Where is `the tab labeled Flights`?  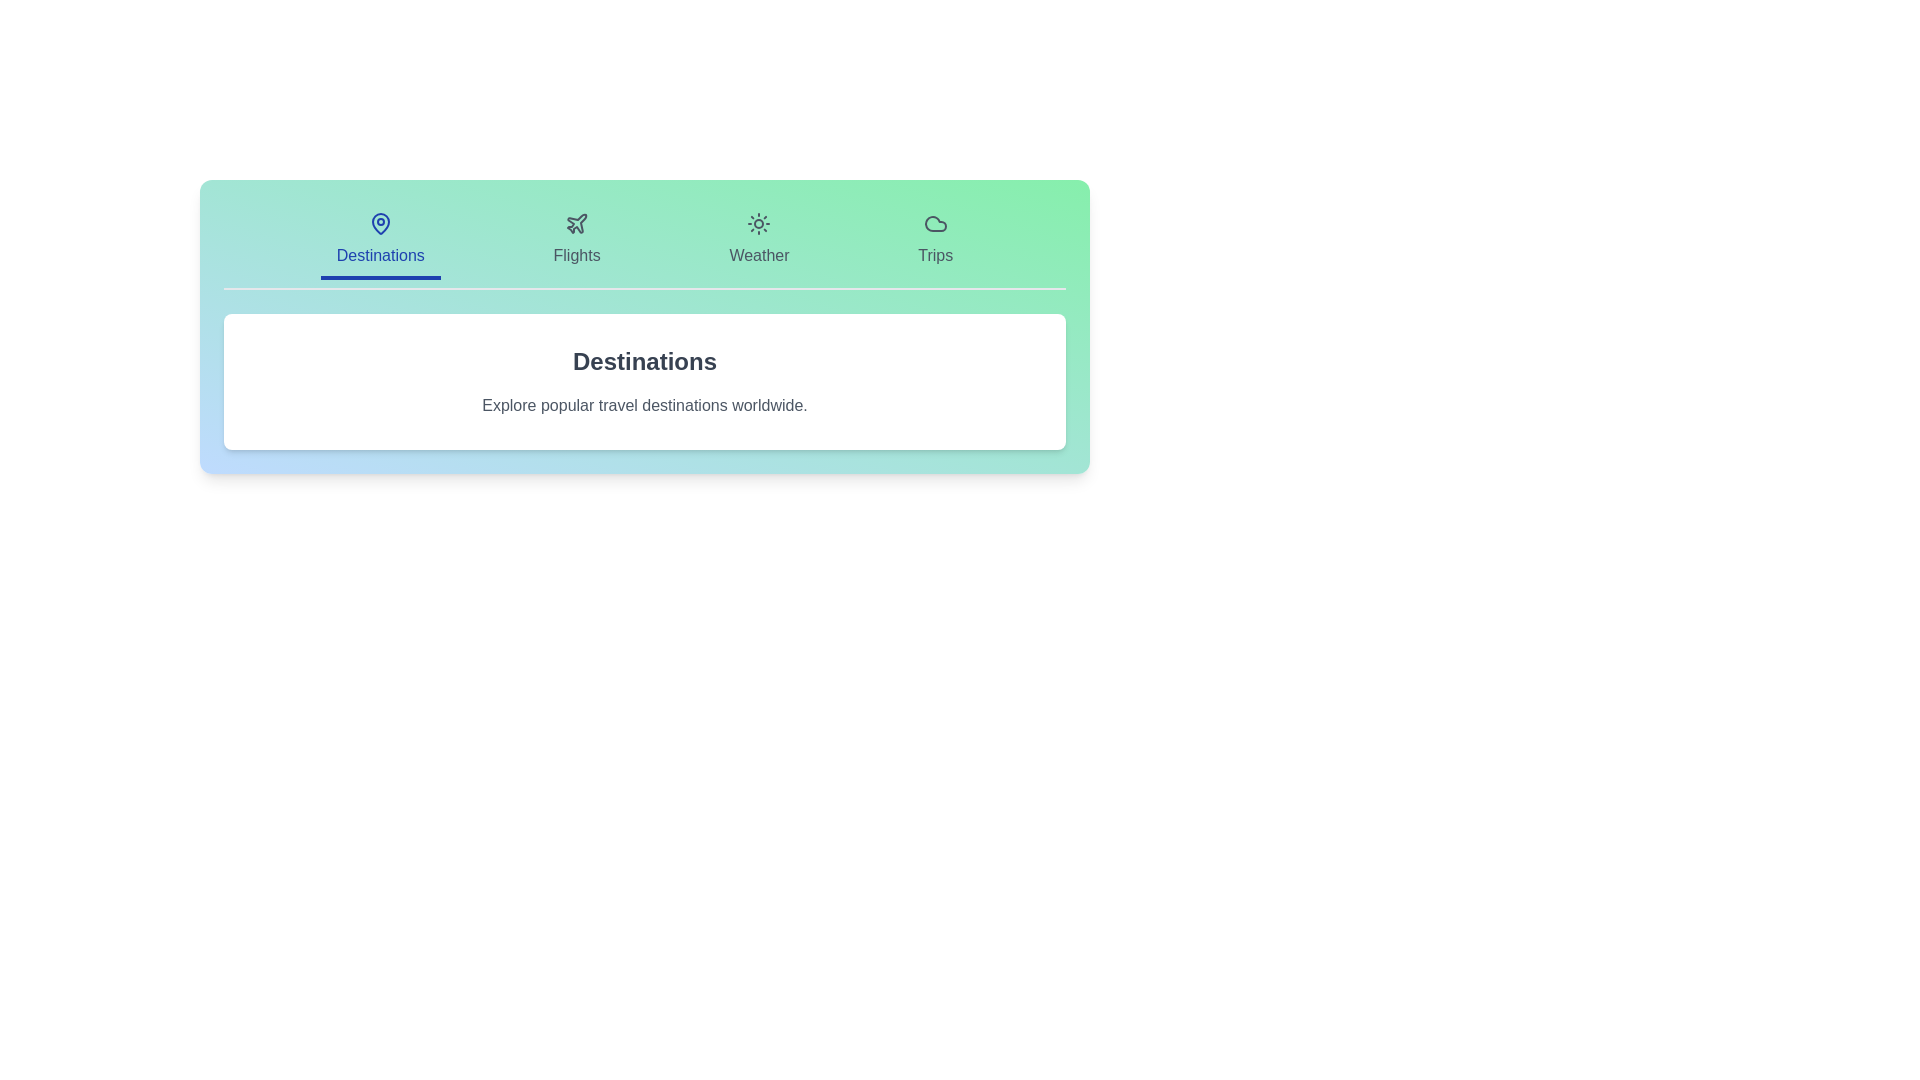
the tab labeled Flights is located at coordinates (576, 241).